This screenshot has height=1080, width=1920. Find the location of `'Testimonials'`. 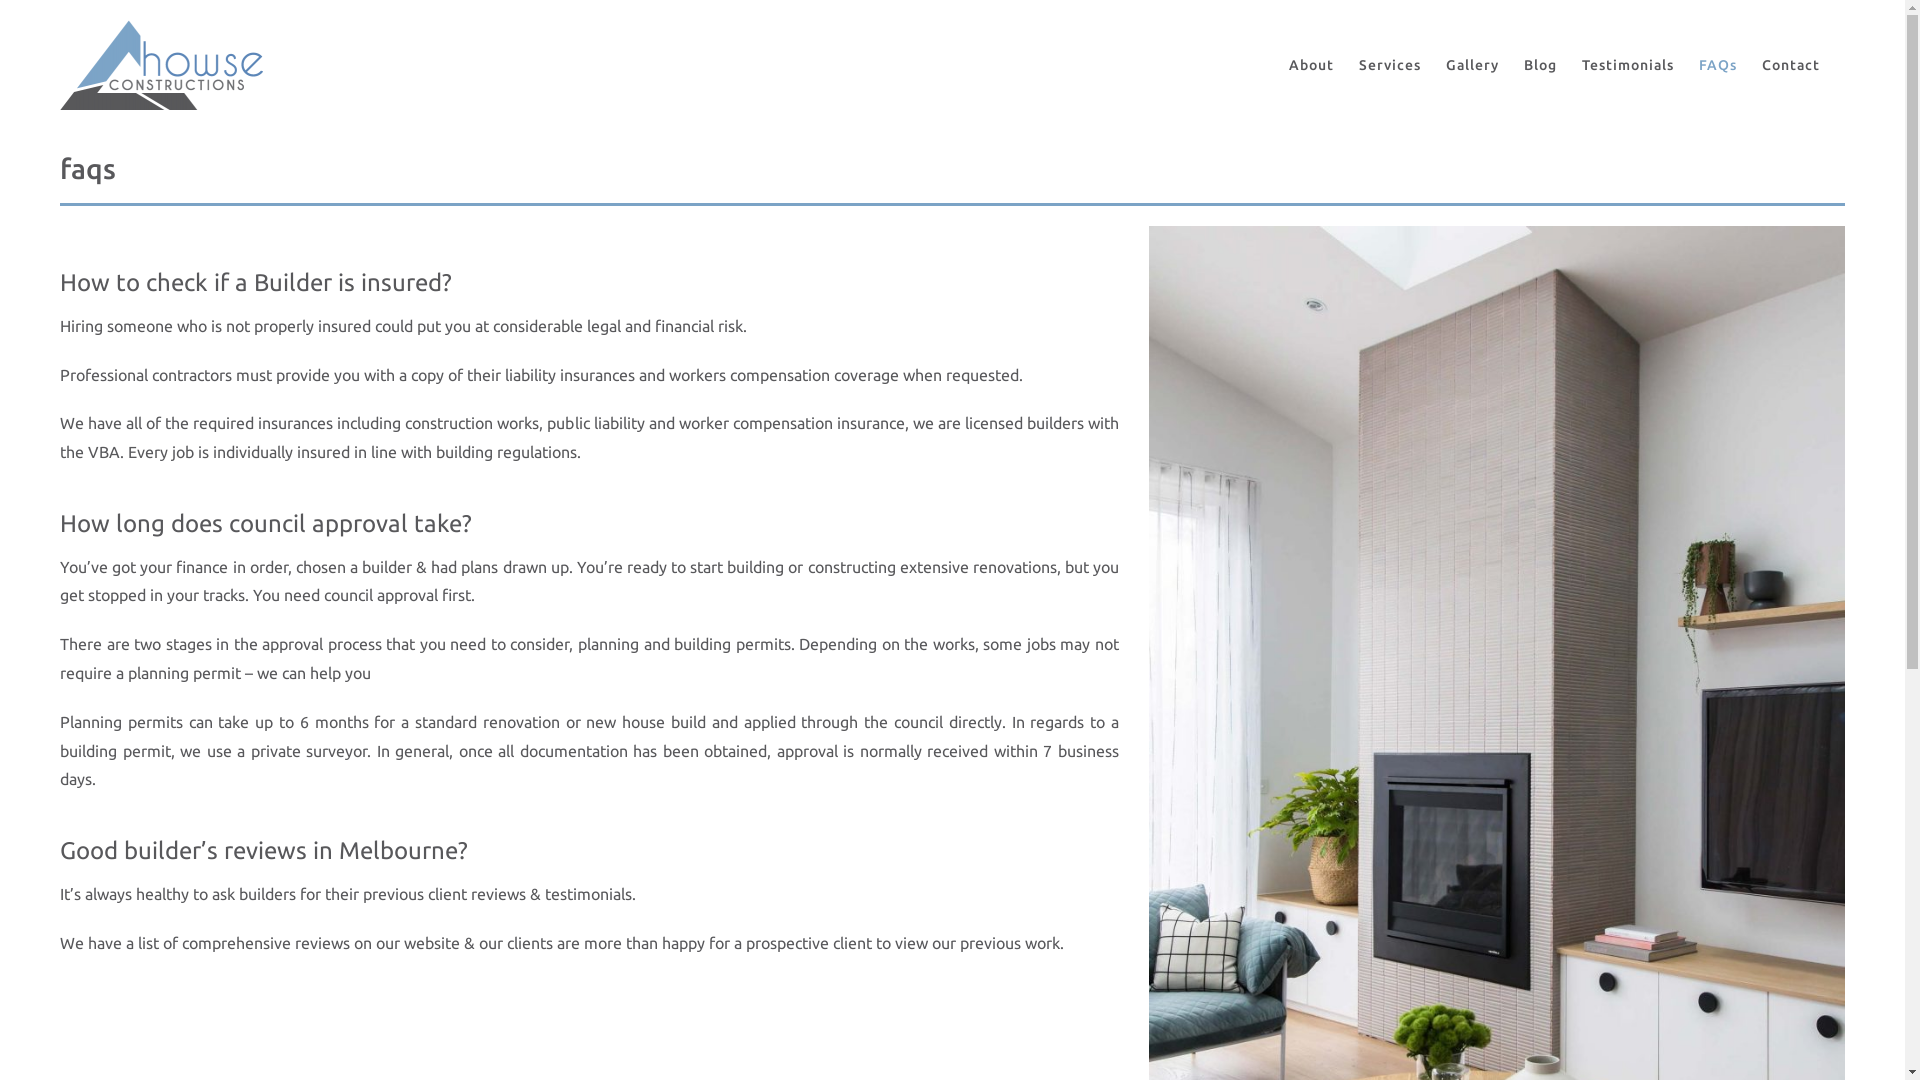

'Testimonials' is located at coordinates (1581, 64).